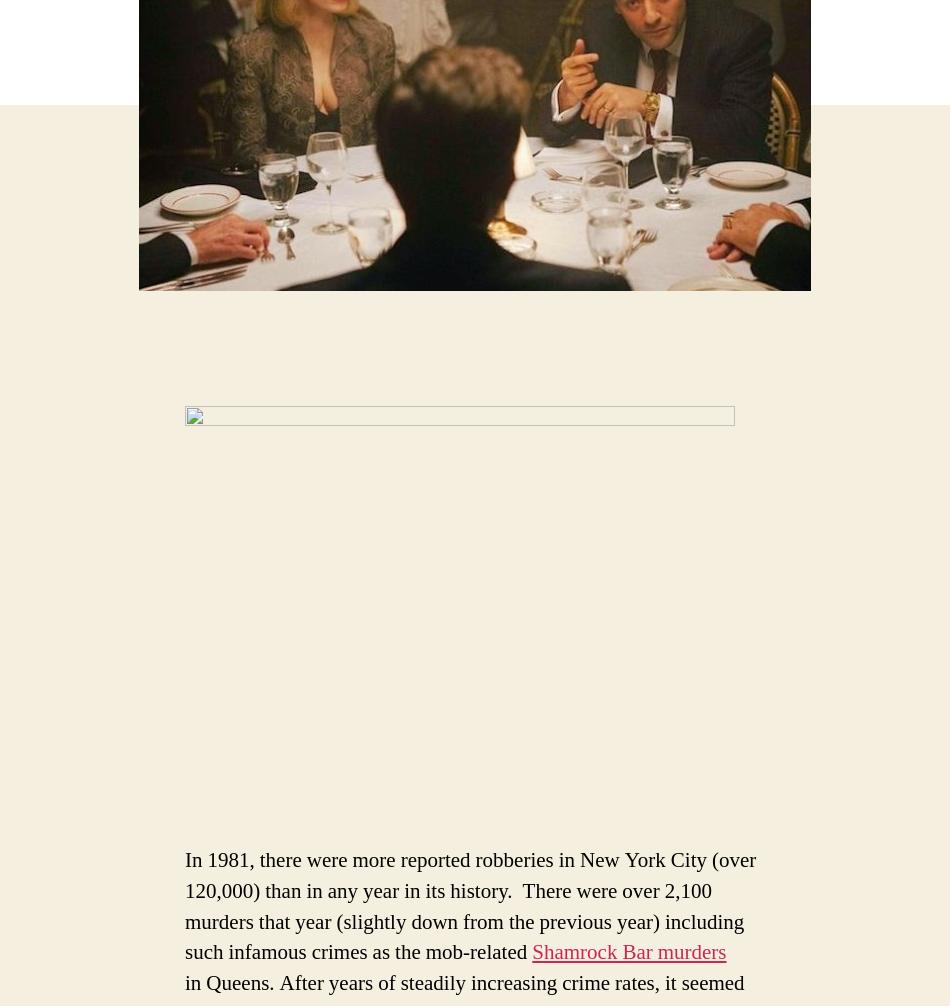  Describe the element at coordinates (91, 208) in the screenshot. I see `'Email Address'` at that location.